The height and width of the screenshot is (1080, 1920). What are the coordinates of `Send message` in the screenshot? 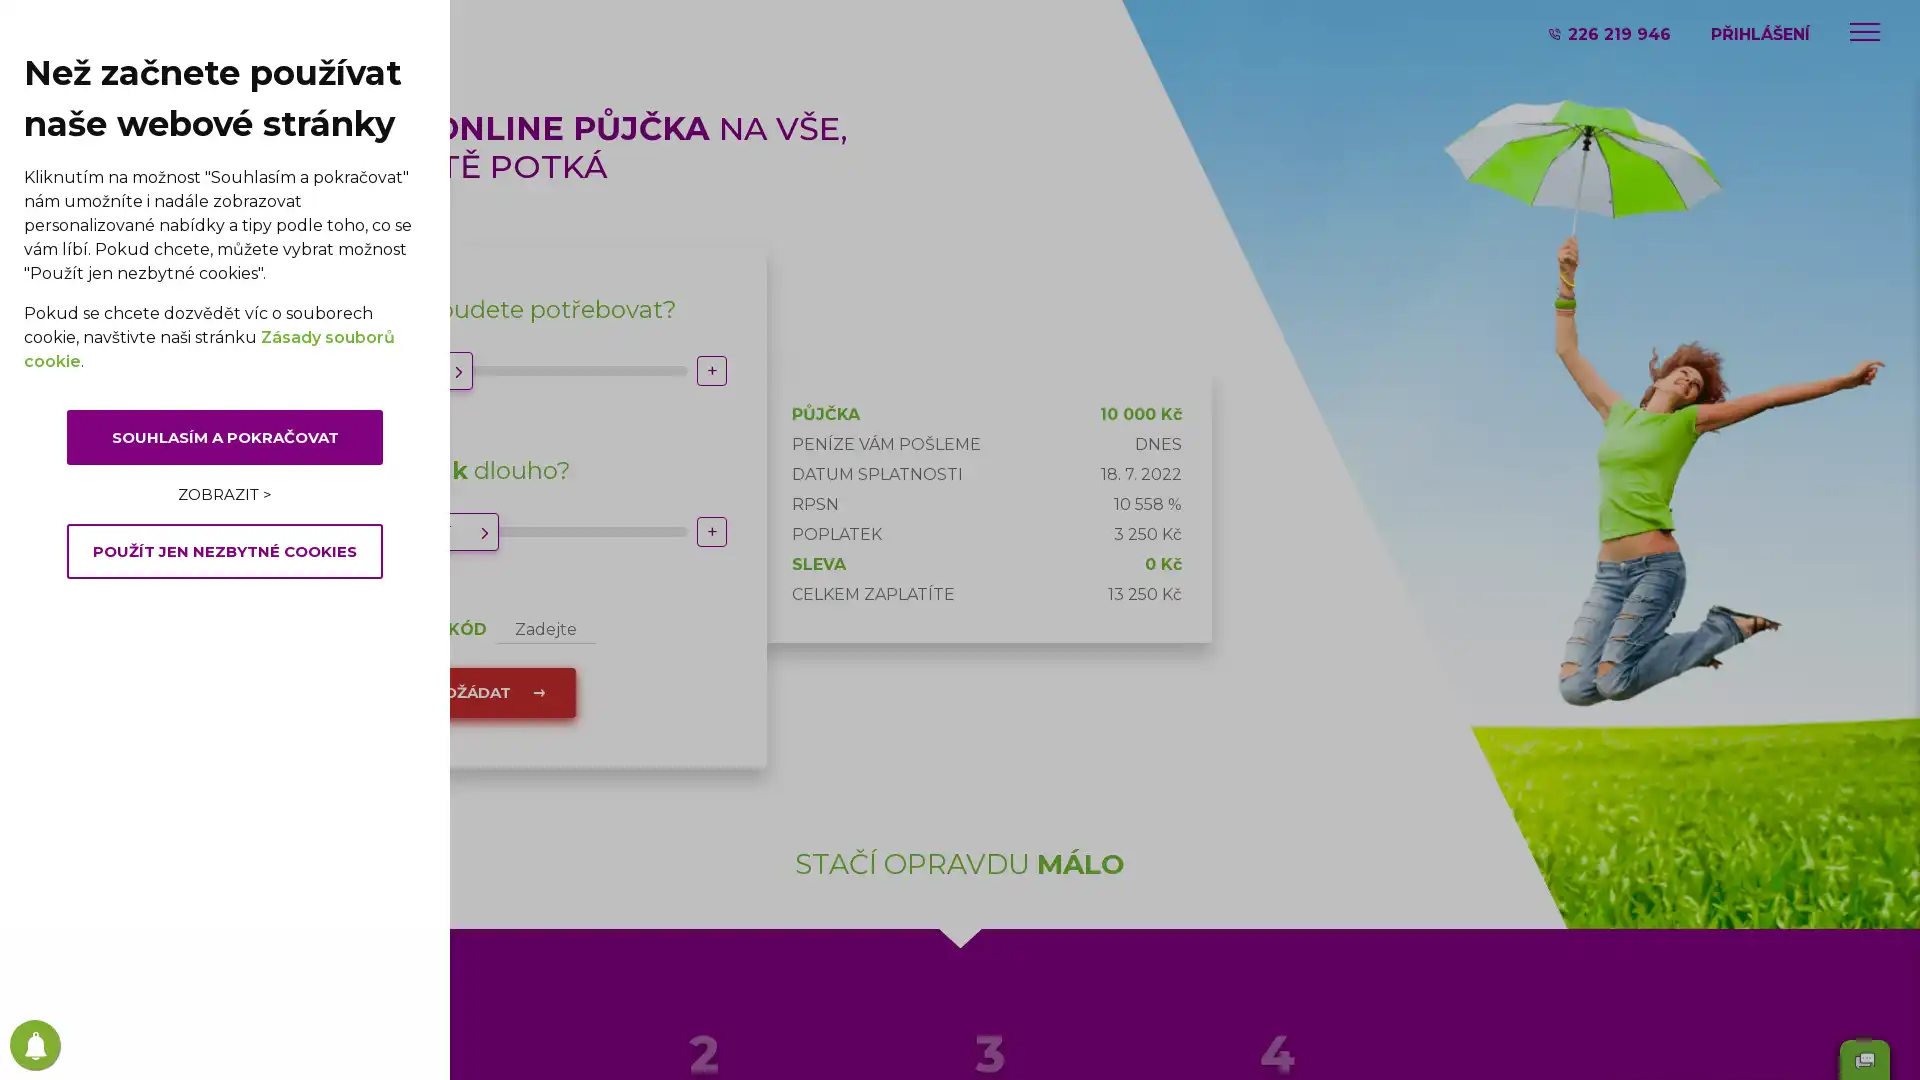 It's located at (1866, 1047).